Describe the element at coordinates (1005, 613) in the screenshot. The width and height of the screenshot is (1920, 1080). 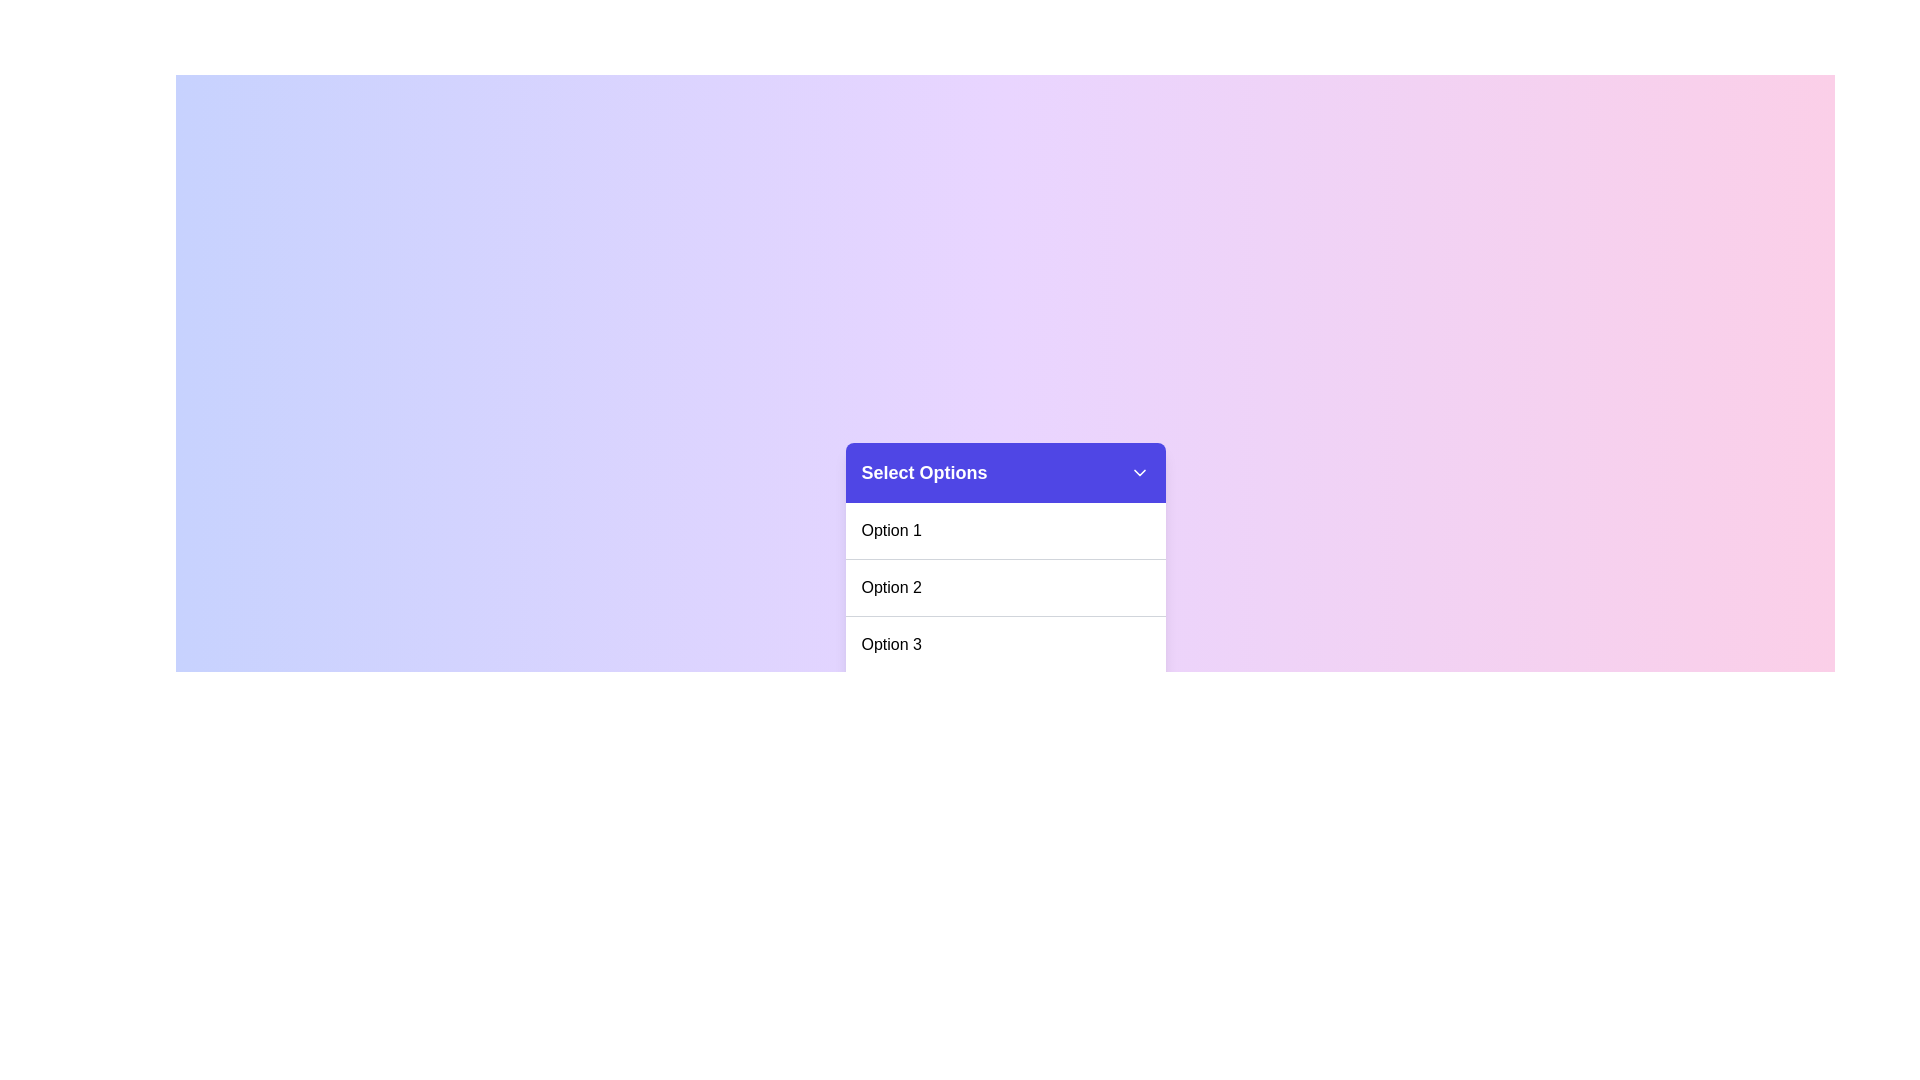
I see `the second item in the dropdown menu` at that location.